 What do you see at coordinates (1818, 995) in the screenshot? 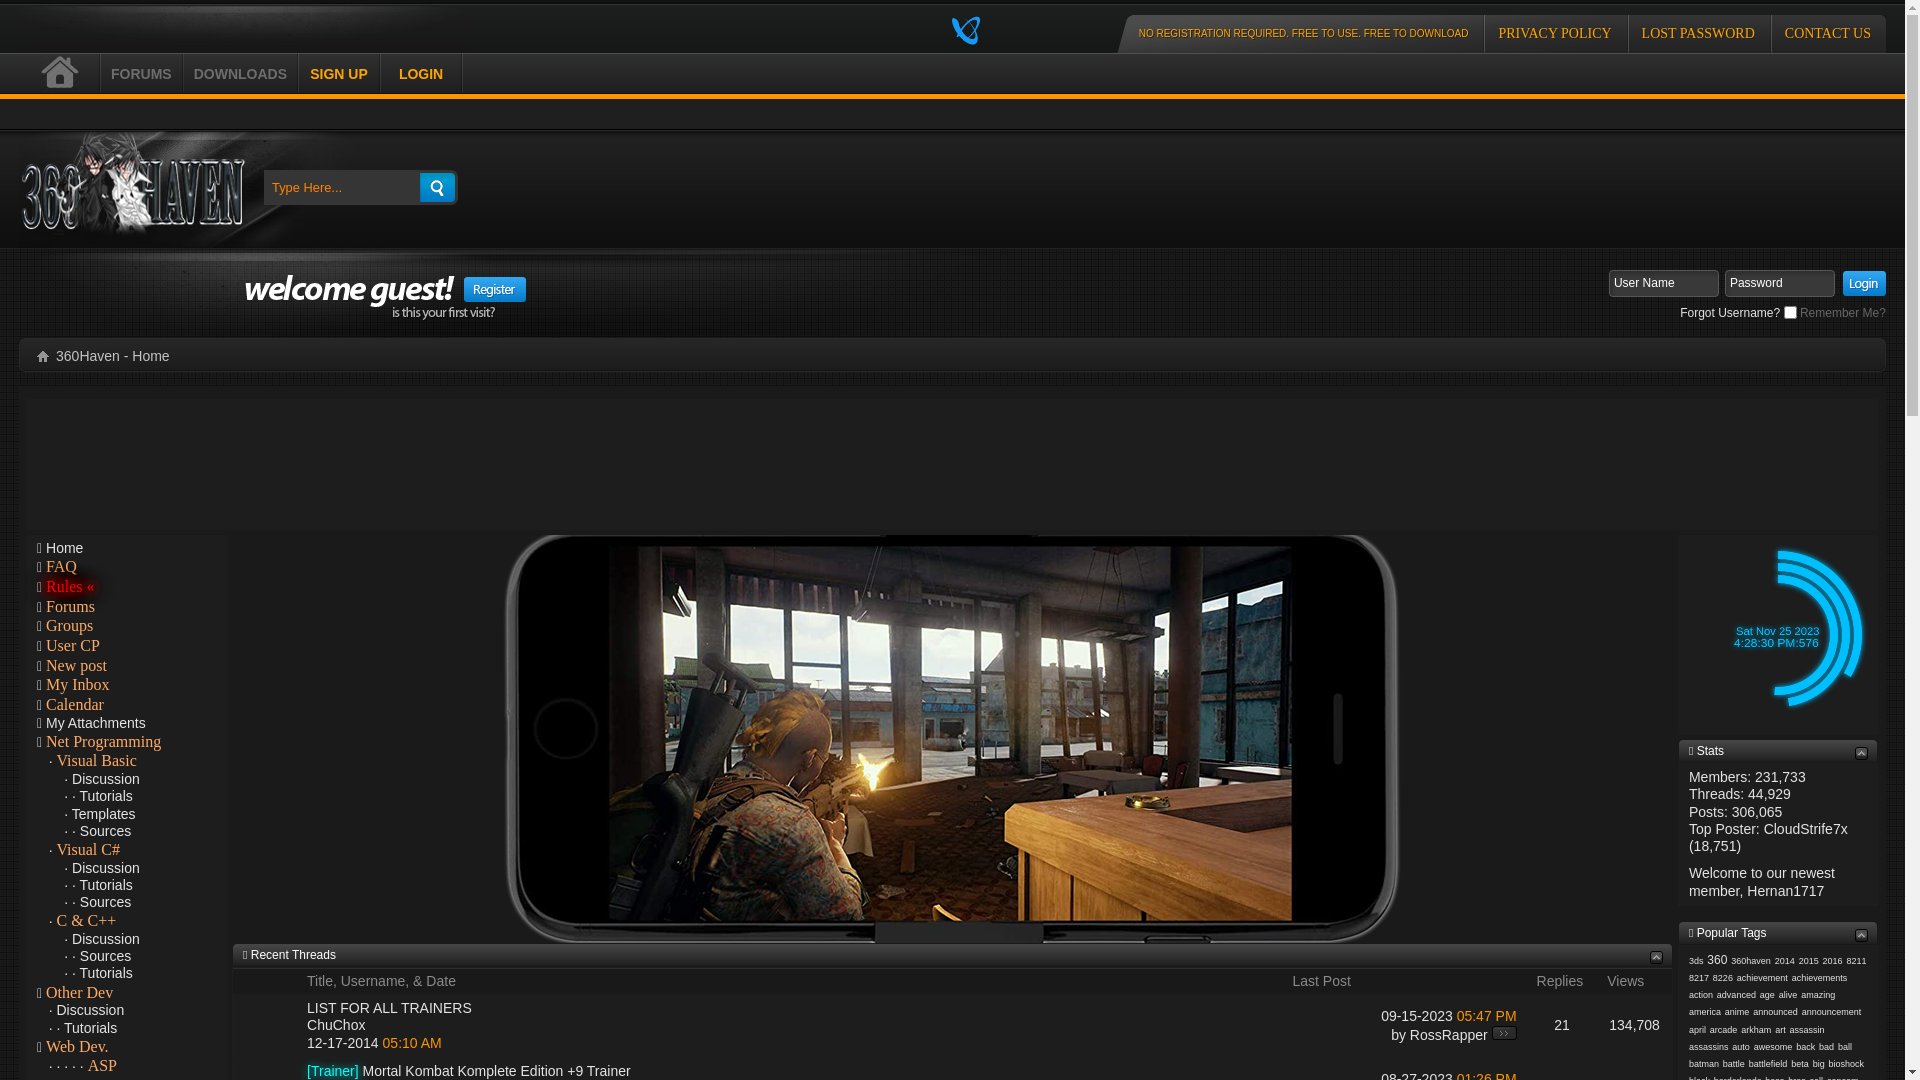
I see `'amazing'` at bounding box center [1818, 995].